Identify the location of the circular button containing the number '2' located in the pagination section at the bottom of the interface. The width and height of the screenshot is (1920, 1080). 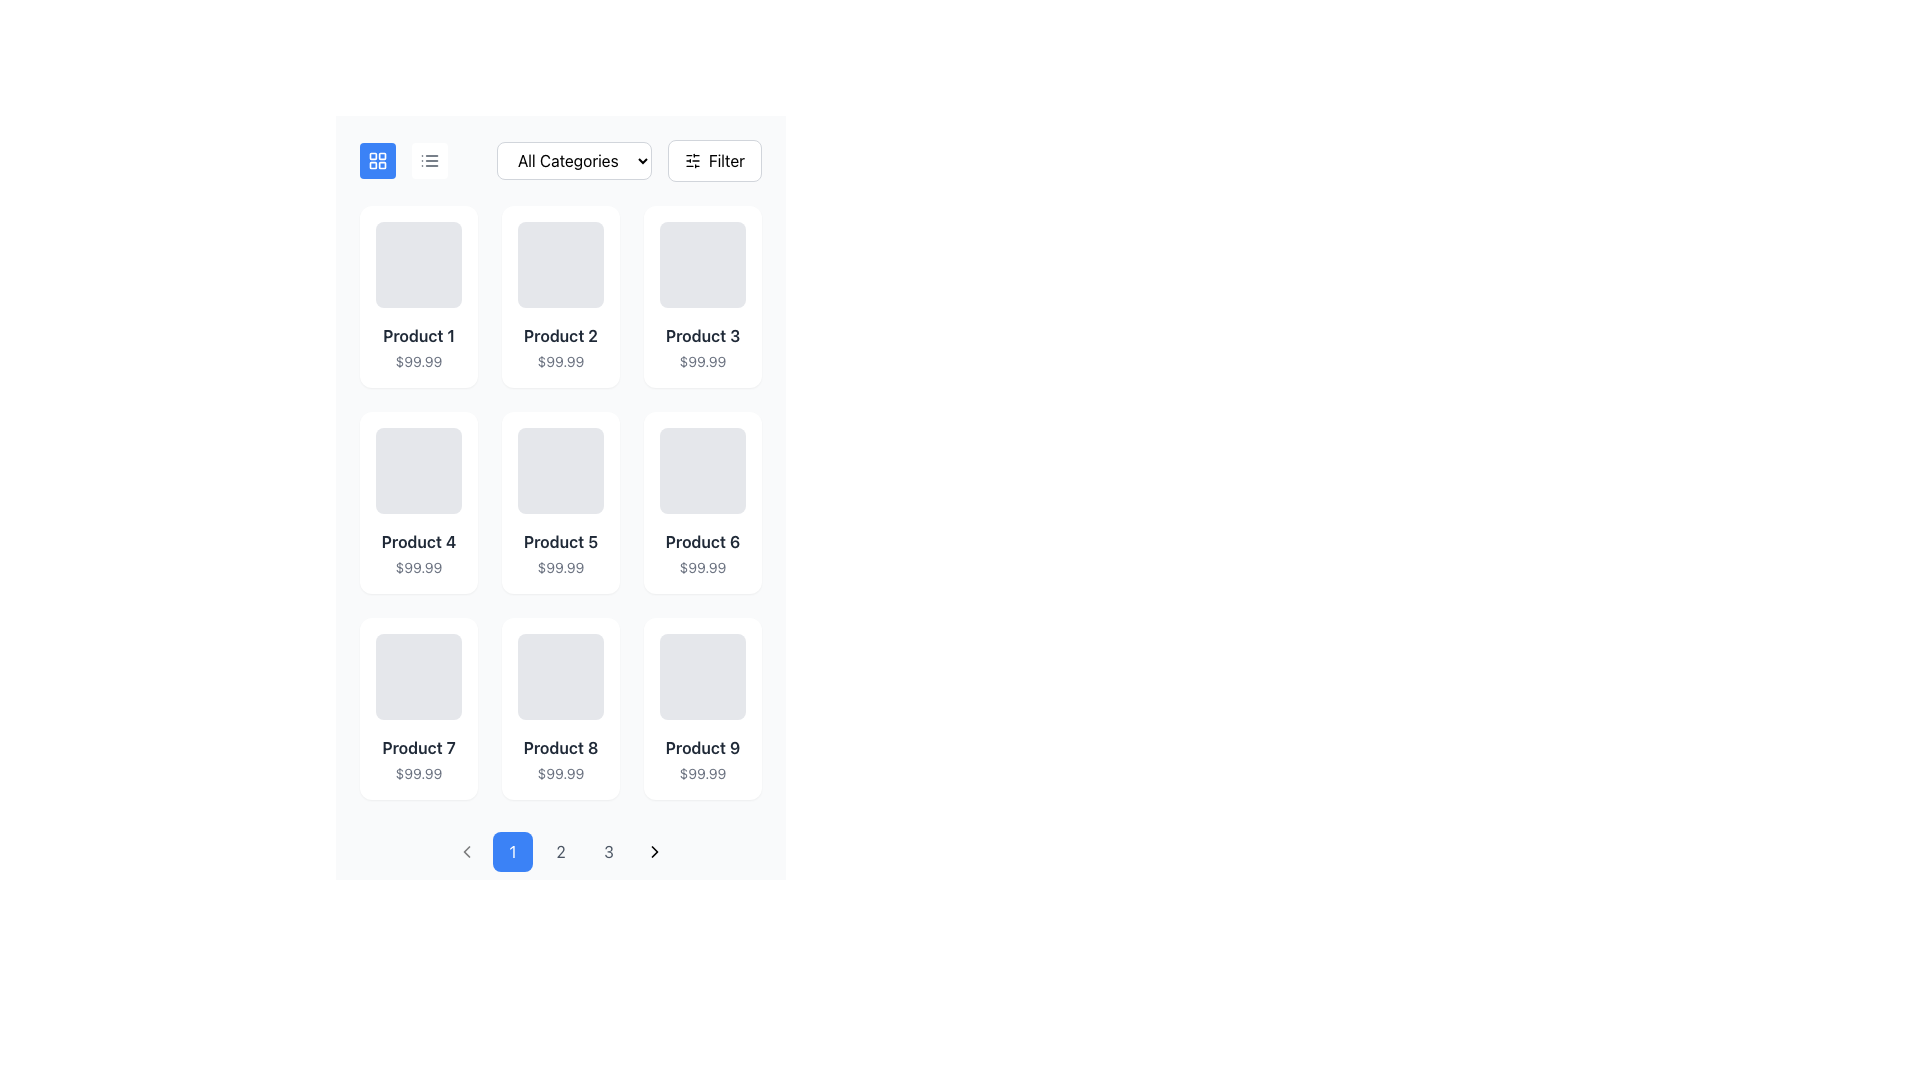
(560, 852).